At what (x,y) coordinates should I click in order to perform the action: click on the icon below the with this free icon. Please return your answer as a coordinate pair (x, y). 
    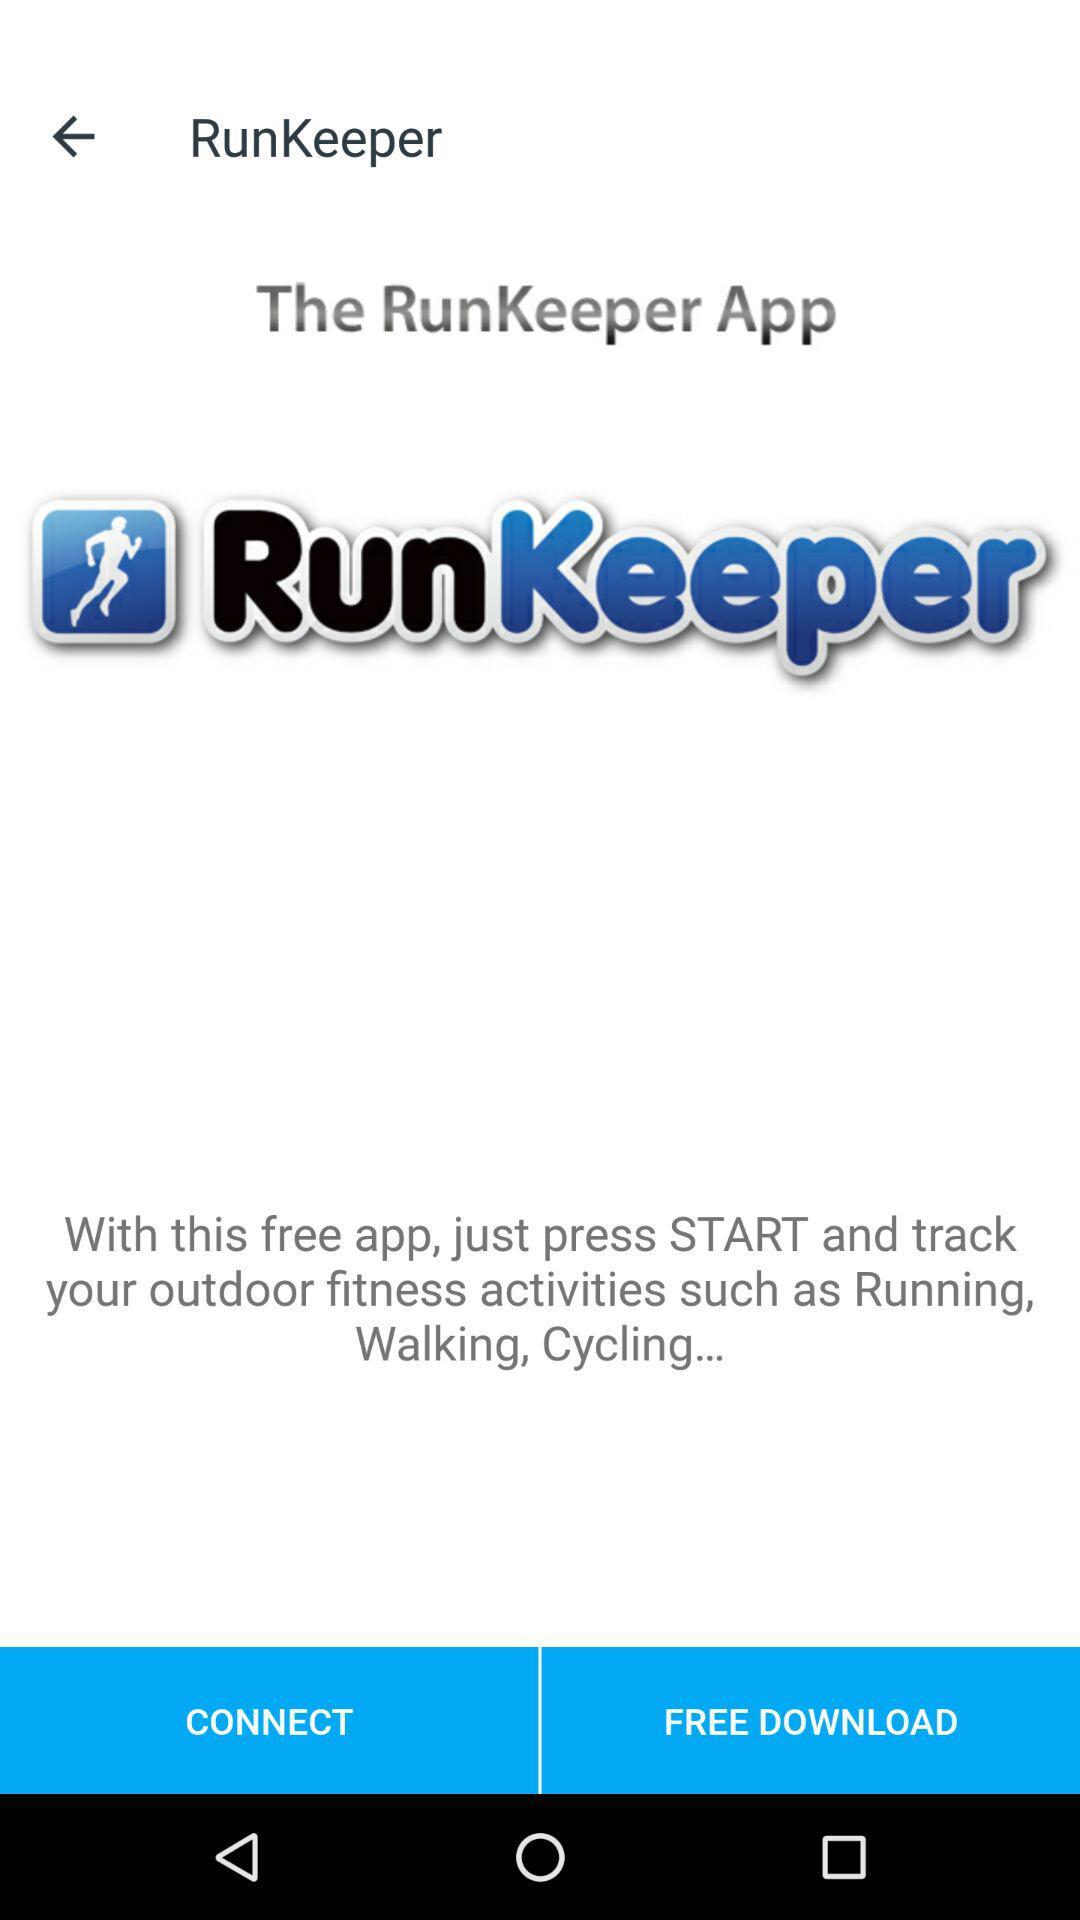
    Looking at the image, I should click on (268, 1719).